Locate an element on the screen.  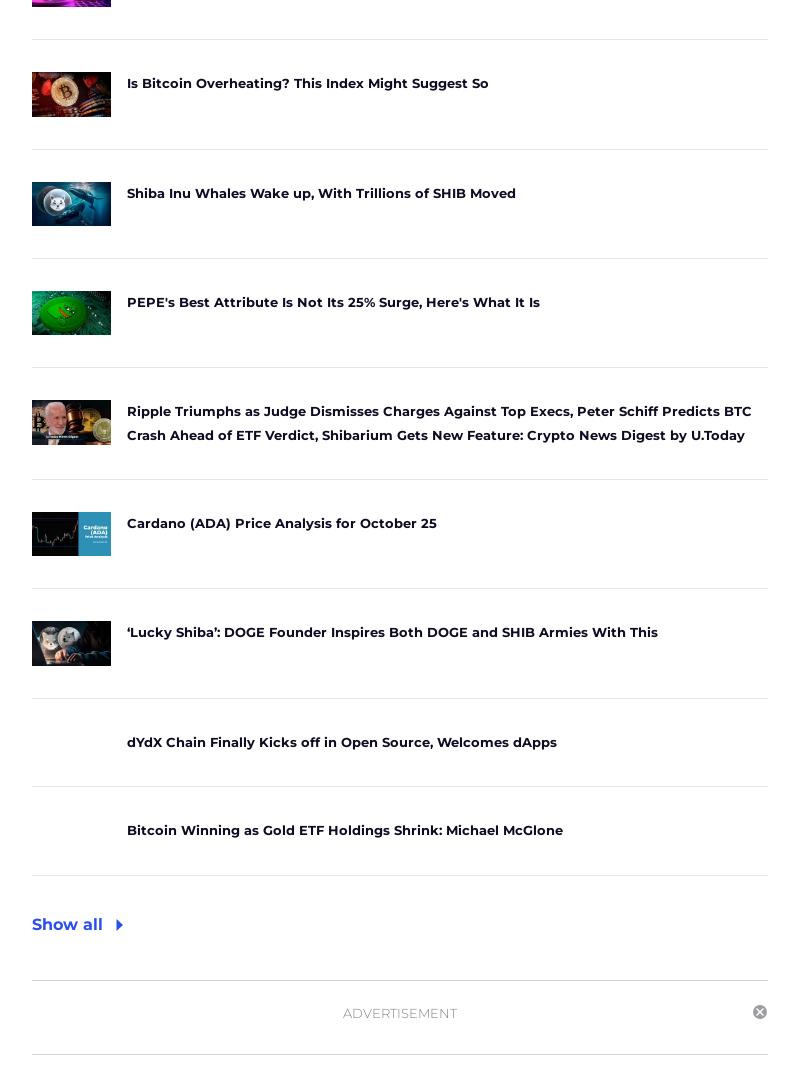
'PEPE's Best Attribute Is Not Its 25% Surge, Here's What It Is' is located at coordinates (332, 299).